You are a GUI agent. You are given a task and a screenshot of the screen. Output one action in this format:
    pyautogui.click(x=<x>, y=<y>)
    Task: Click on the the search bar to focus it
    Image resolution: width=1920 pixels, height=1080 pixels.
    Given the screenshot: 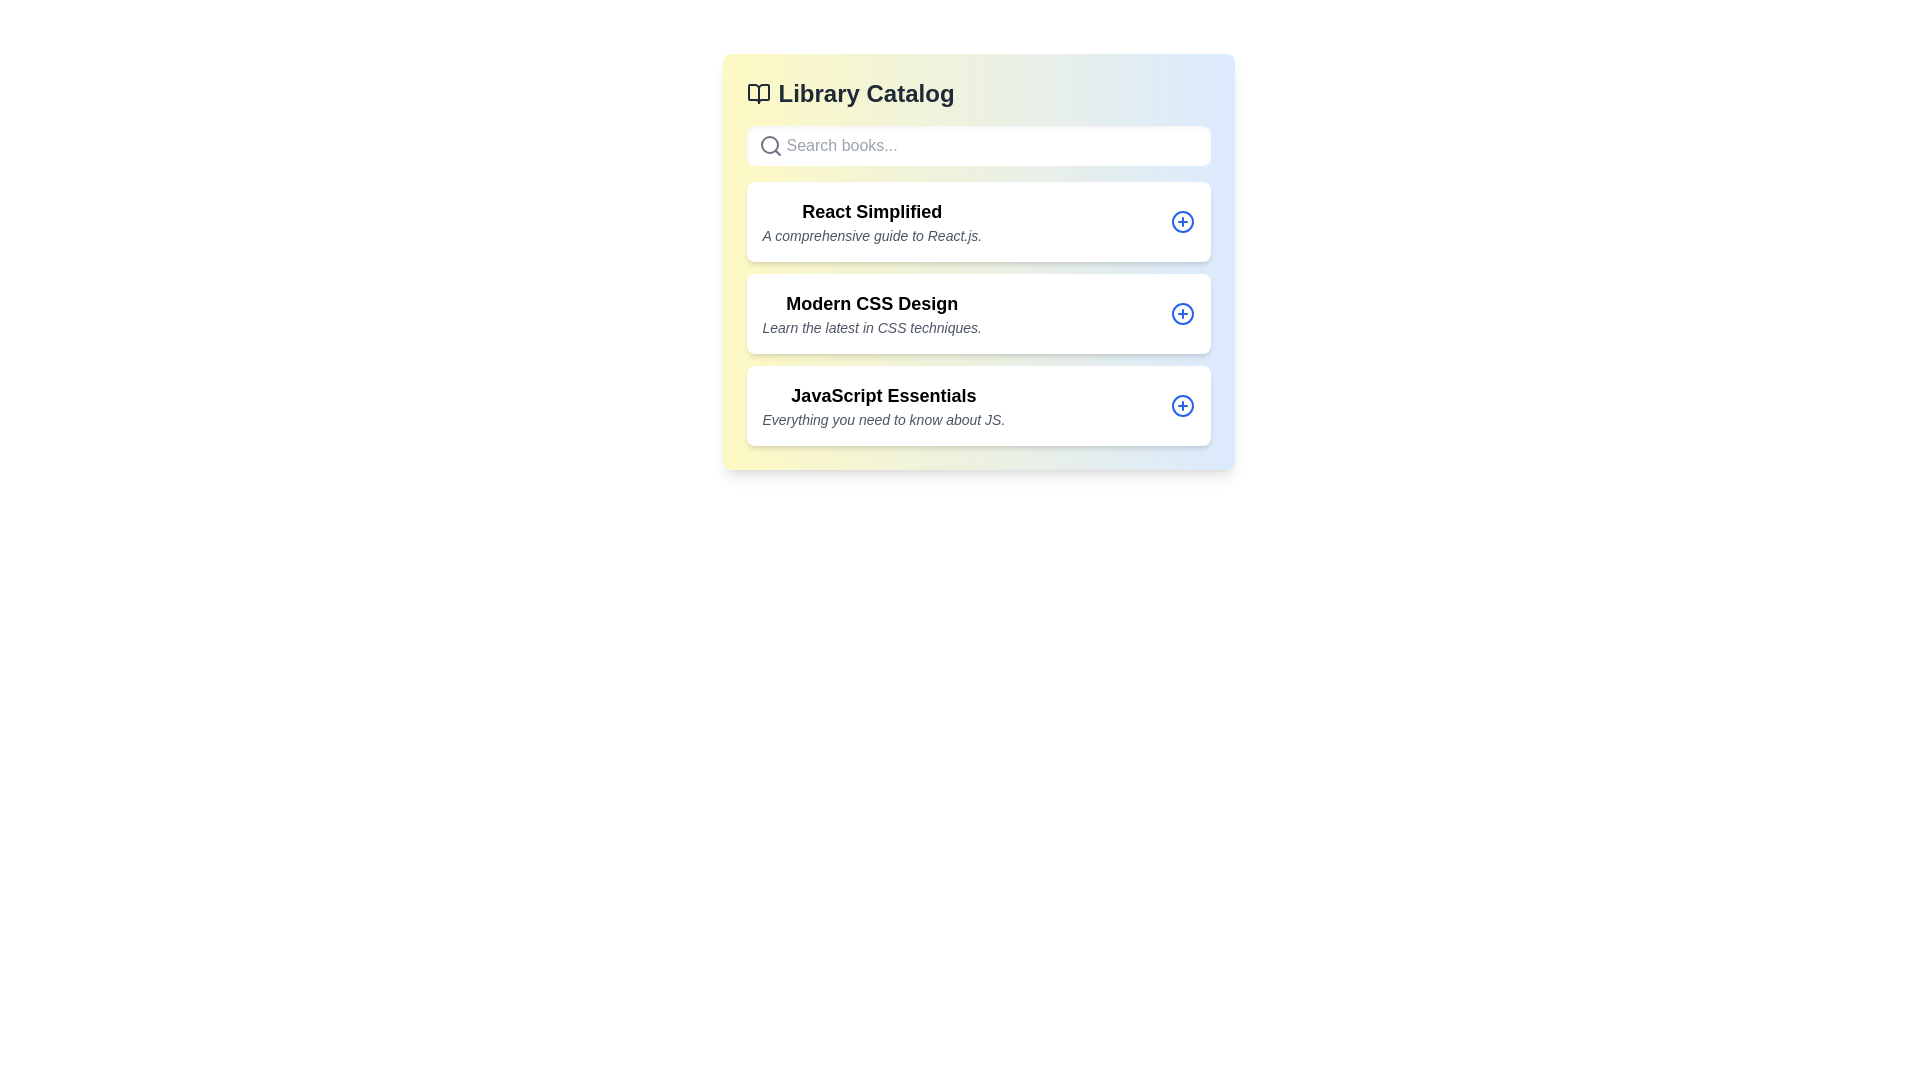 What is the action you would take?
    pyautogui.click(x=978, y=145)
    